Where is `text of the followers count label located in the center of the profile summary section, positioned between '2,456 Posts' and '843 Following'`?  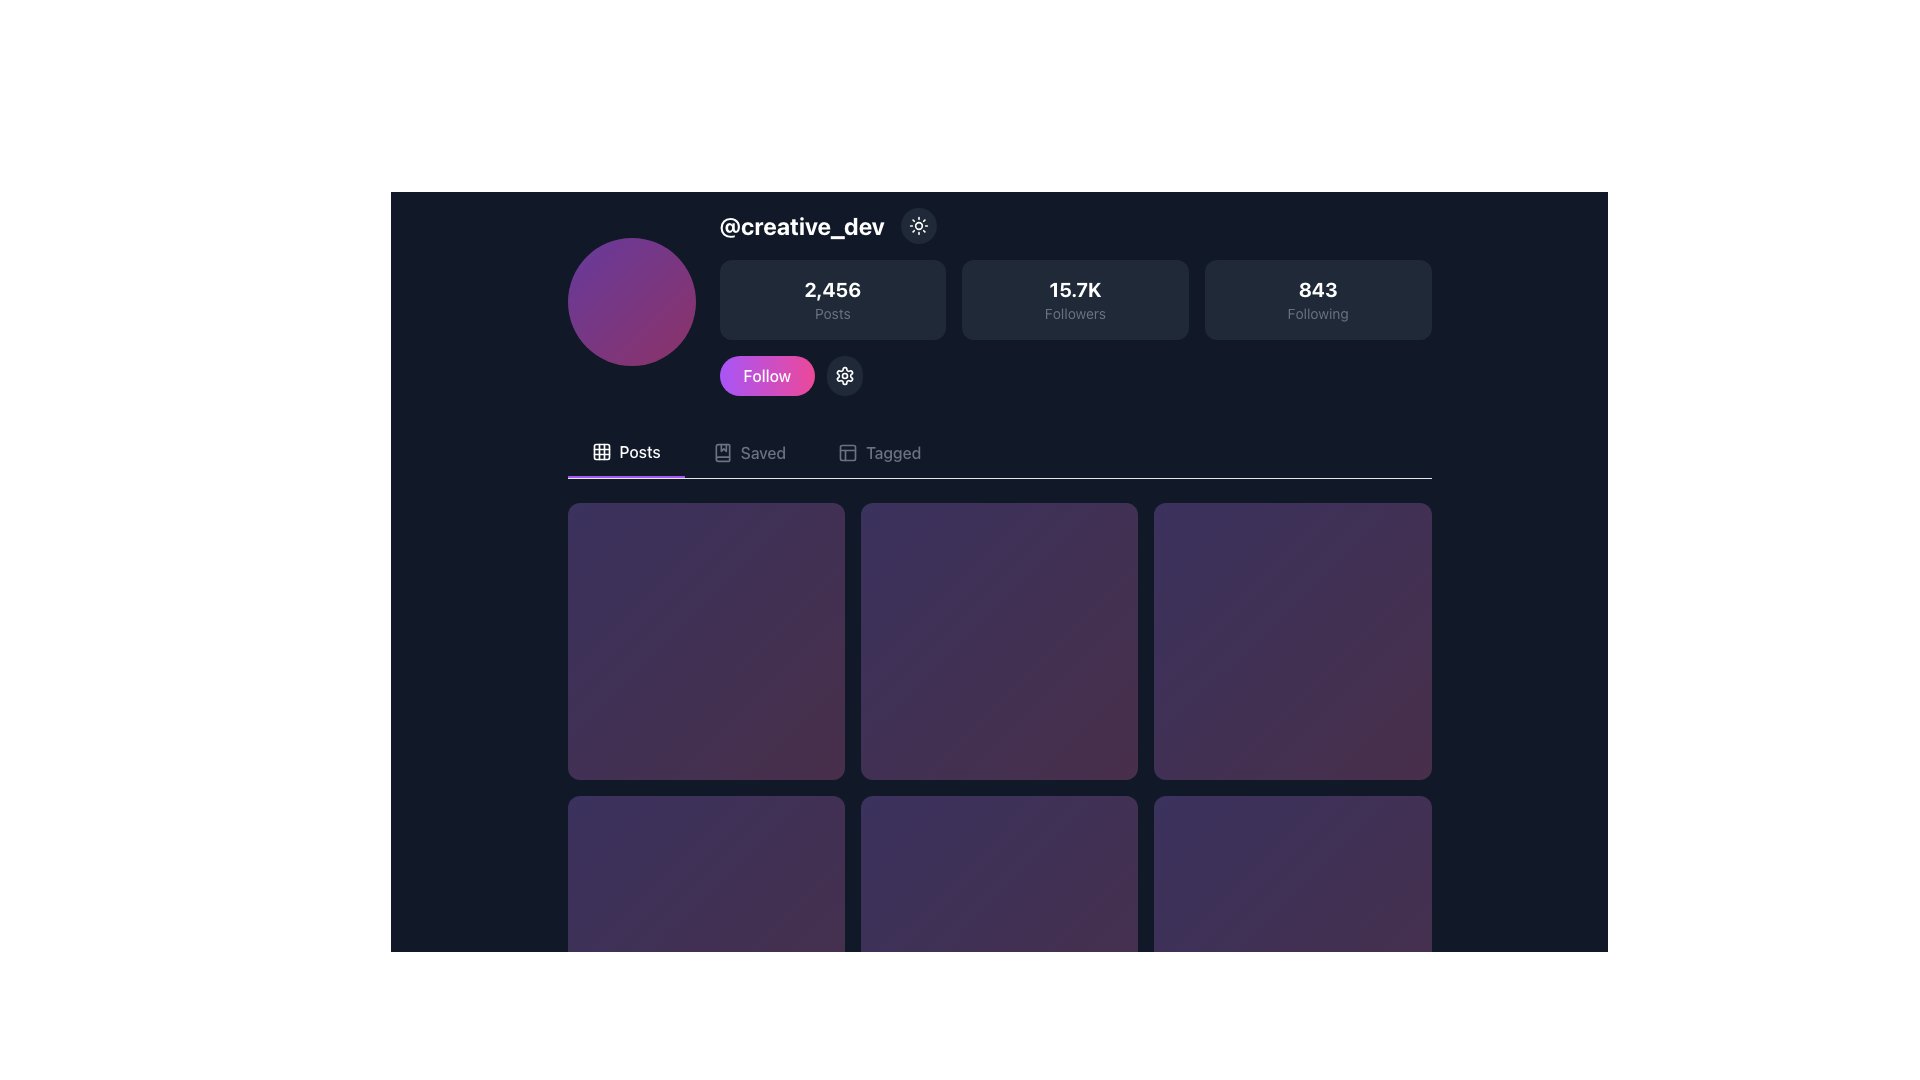
text of the followers count label located in the center of the profile summary section, positioned between '2,456 Posts' and '843 Following' is located at coordinates (1074, 289).